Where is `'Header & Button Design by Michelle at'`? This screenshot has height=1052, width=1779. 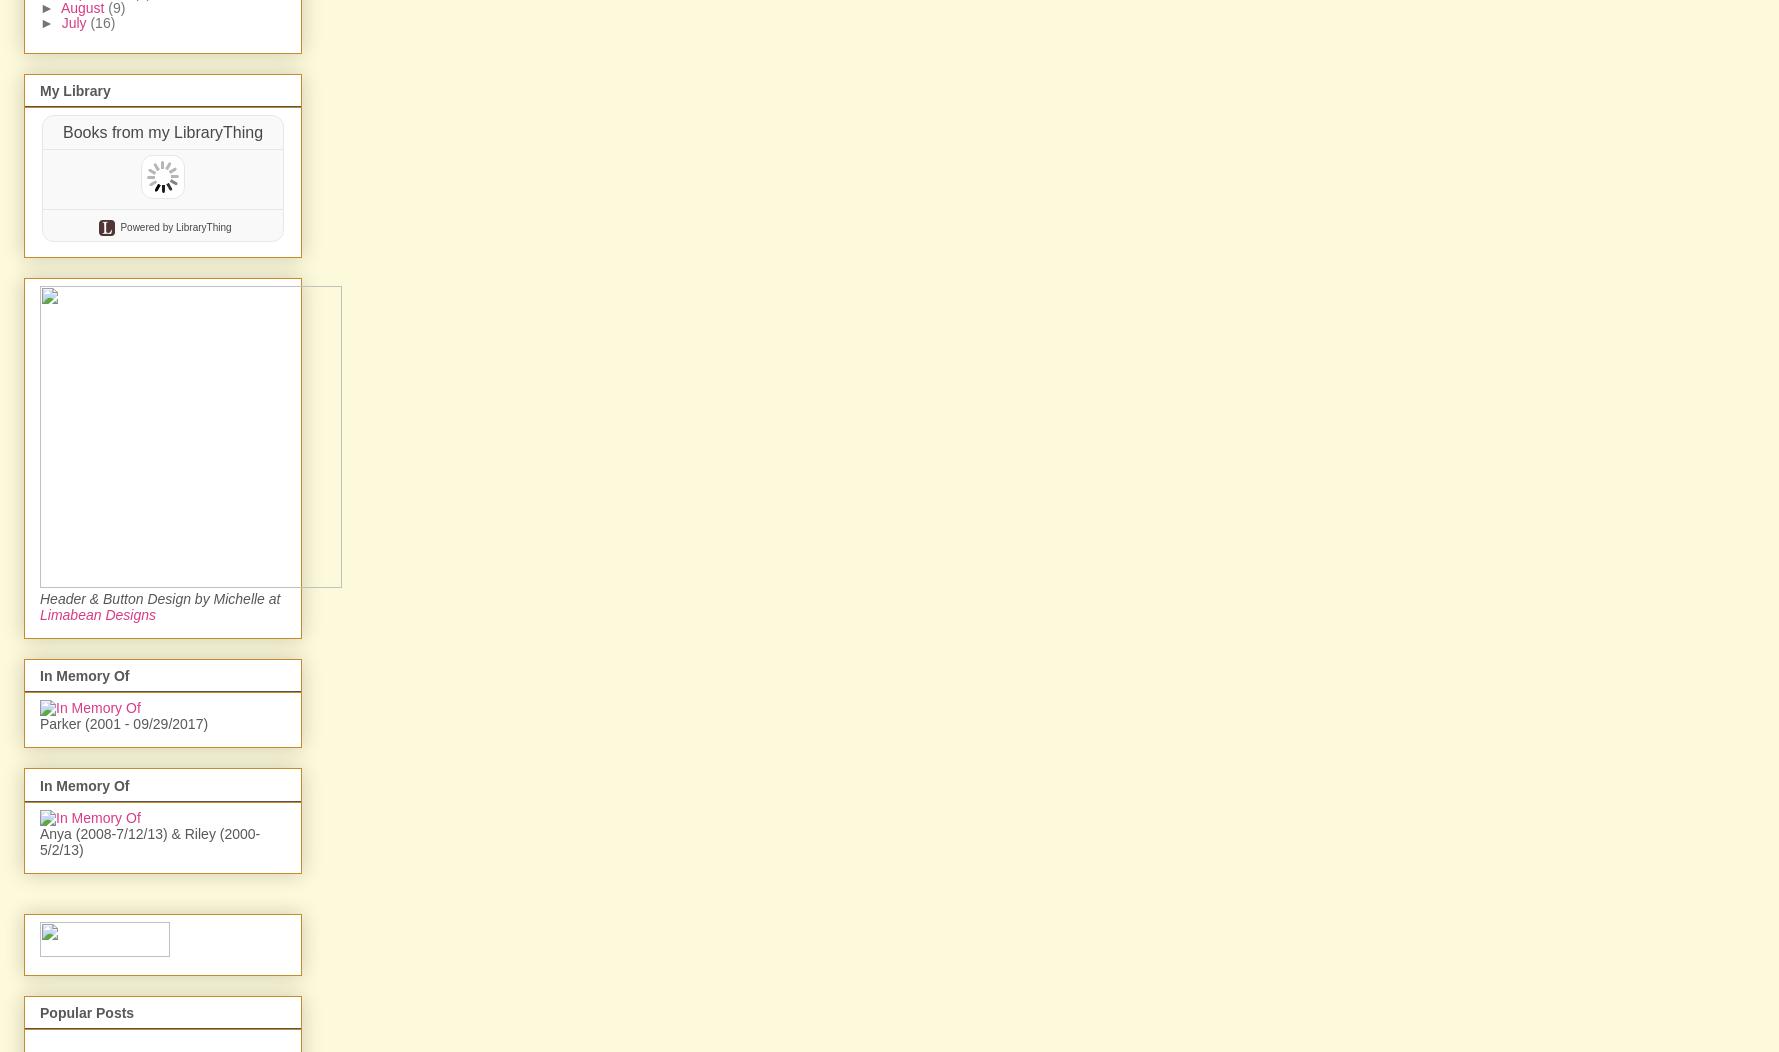
'Header & Button Design by Michelle at' is located at coordinates (159, 814).